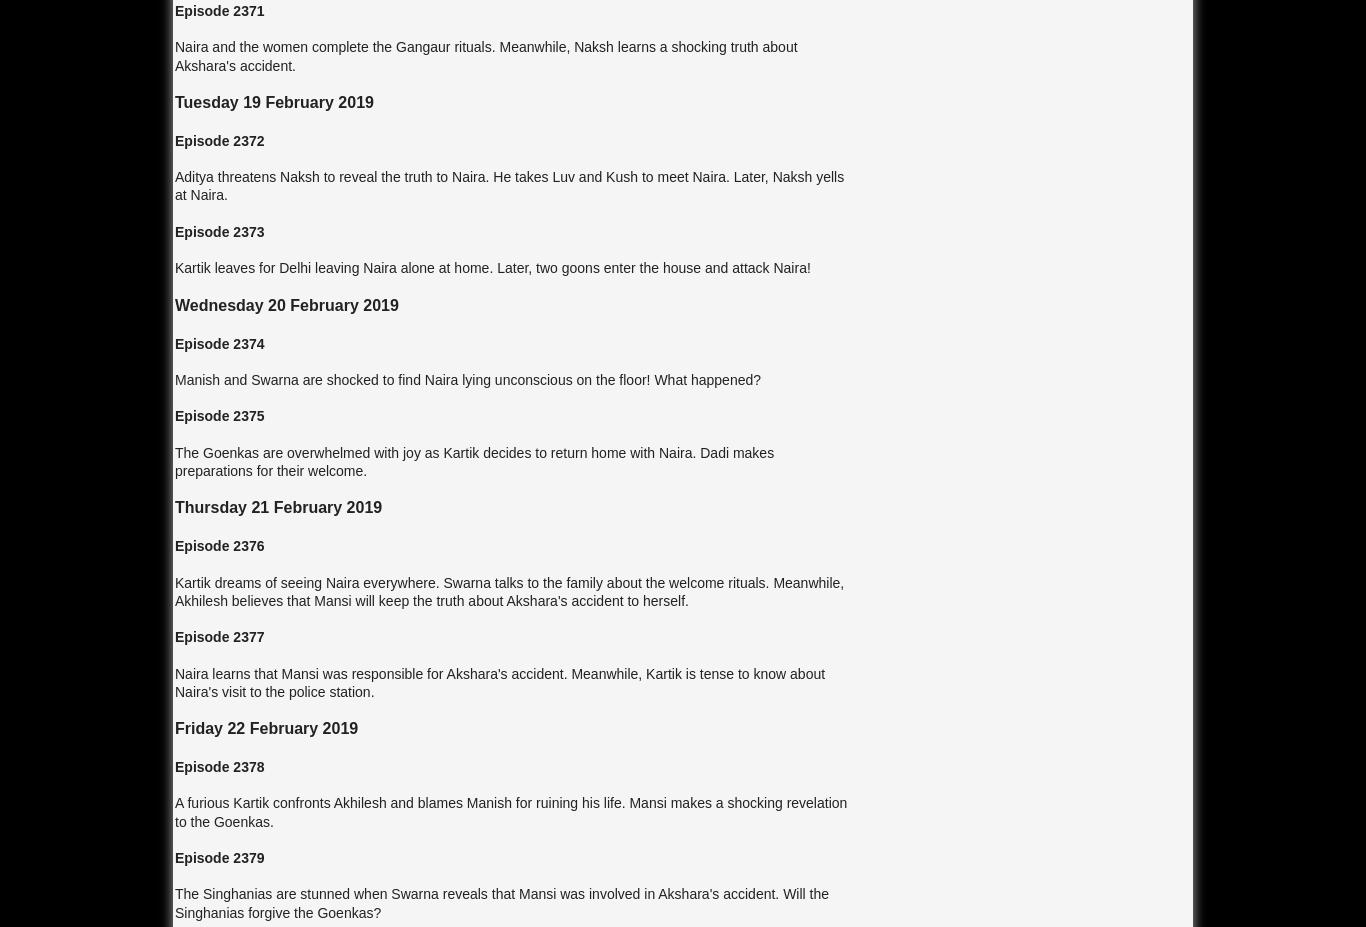  What do you see at coordinates (218, 415) in the screenshot?
I see `'Episode 2375'` at bounding box center [218, 415].